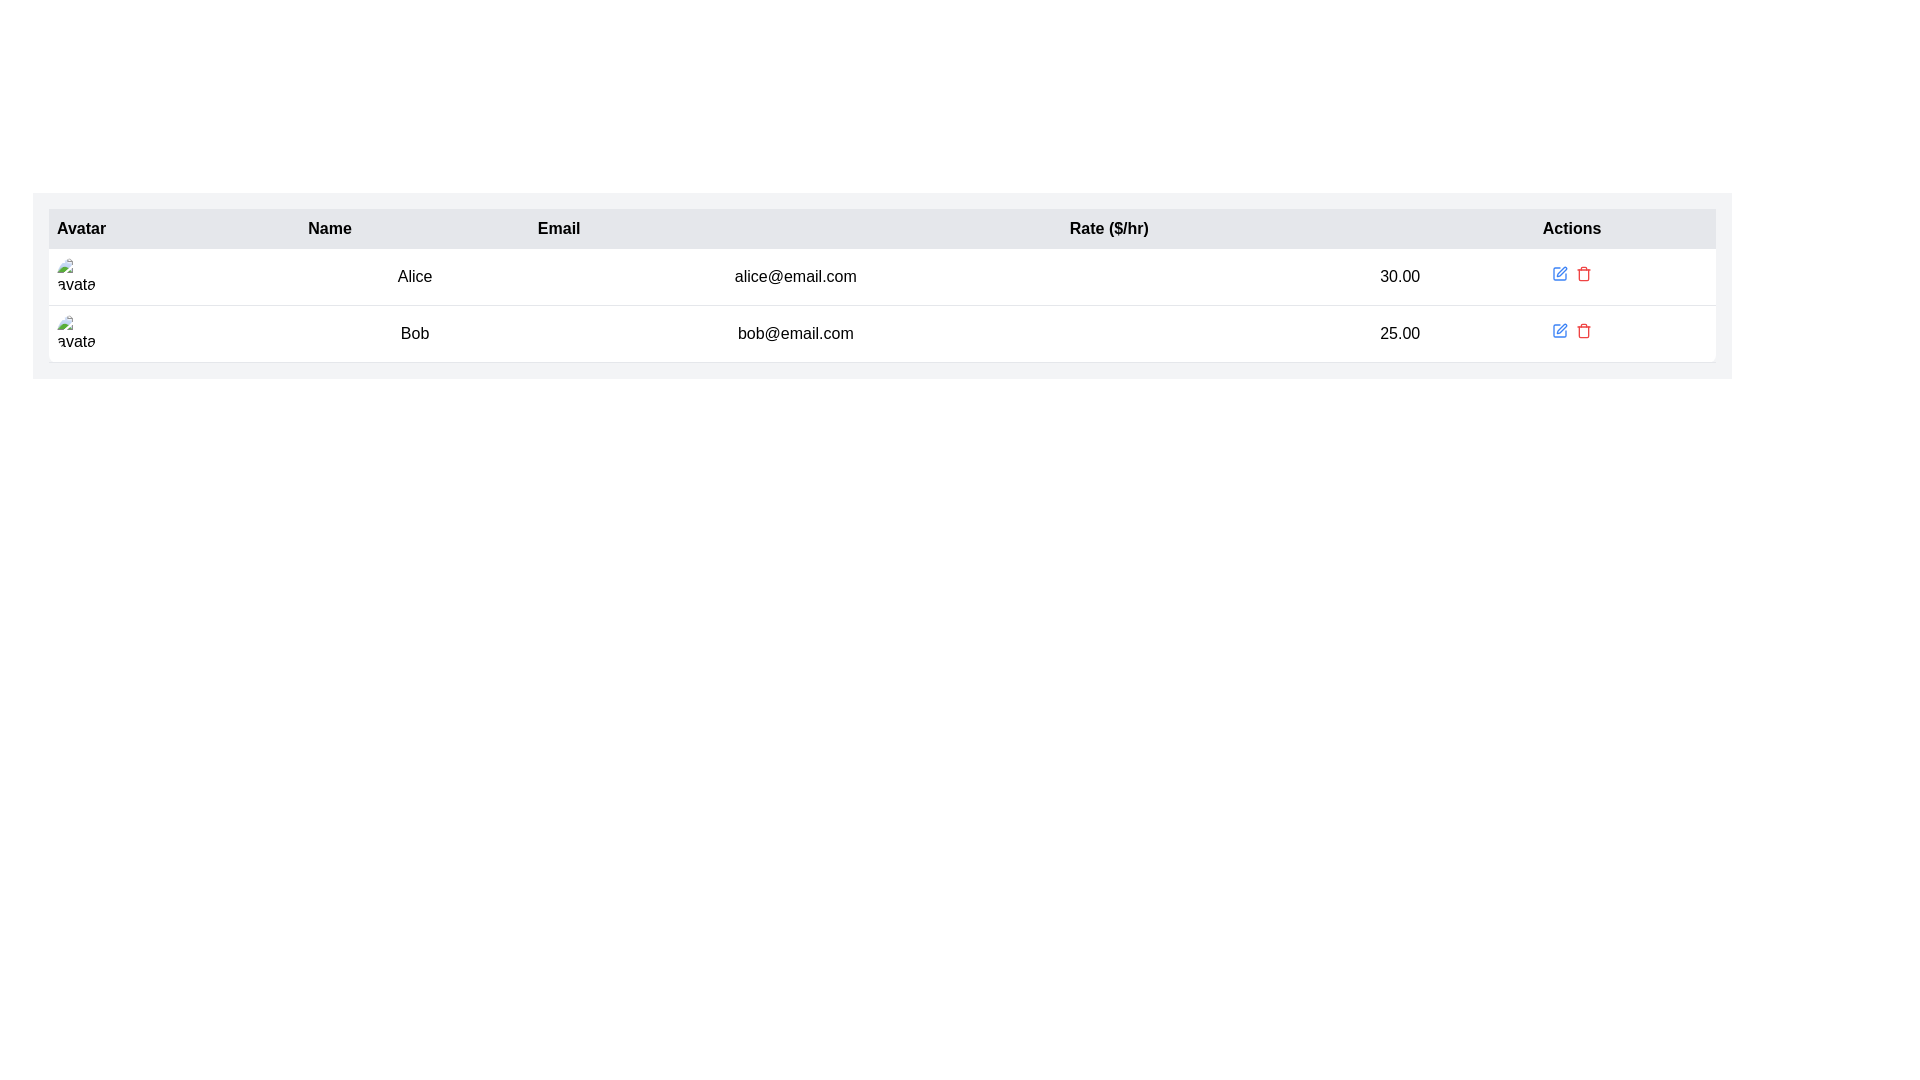 This screenshot has height=1080, width=1920. I want to click on details of the user in the second row of the table, which contains the name 'Bob', email 'bob@email.com', and a rate of '25.00', so click(881, 333).